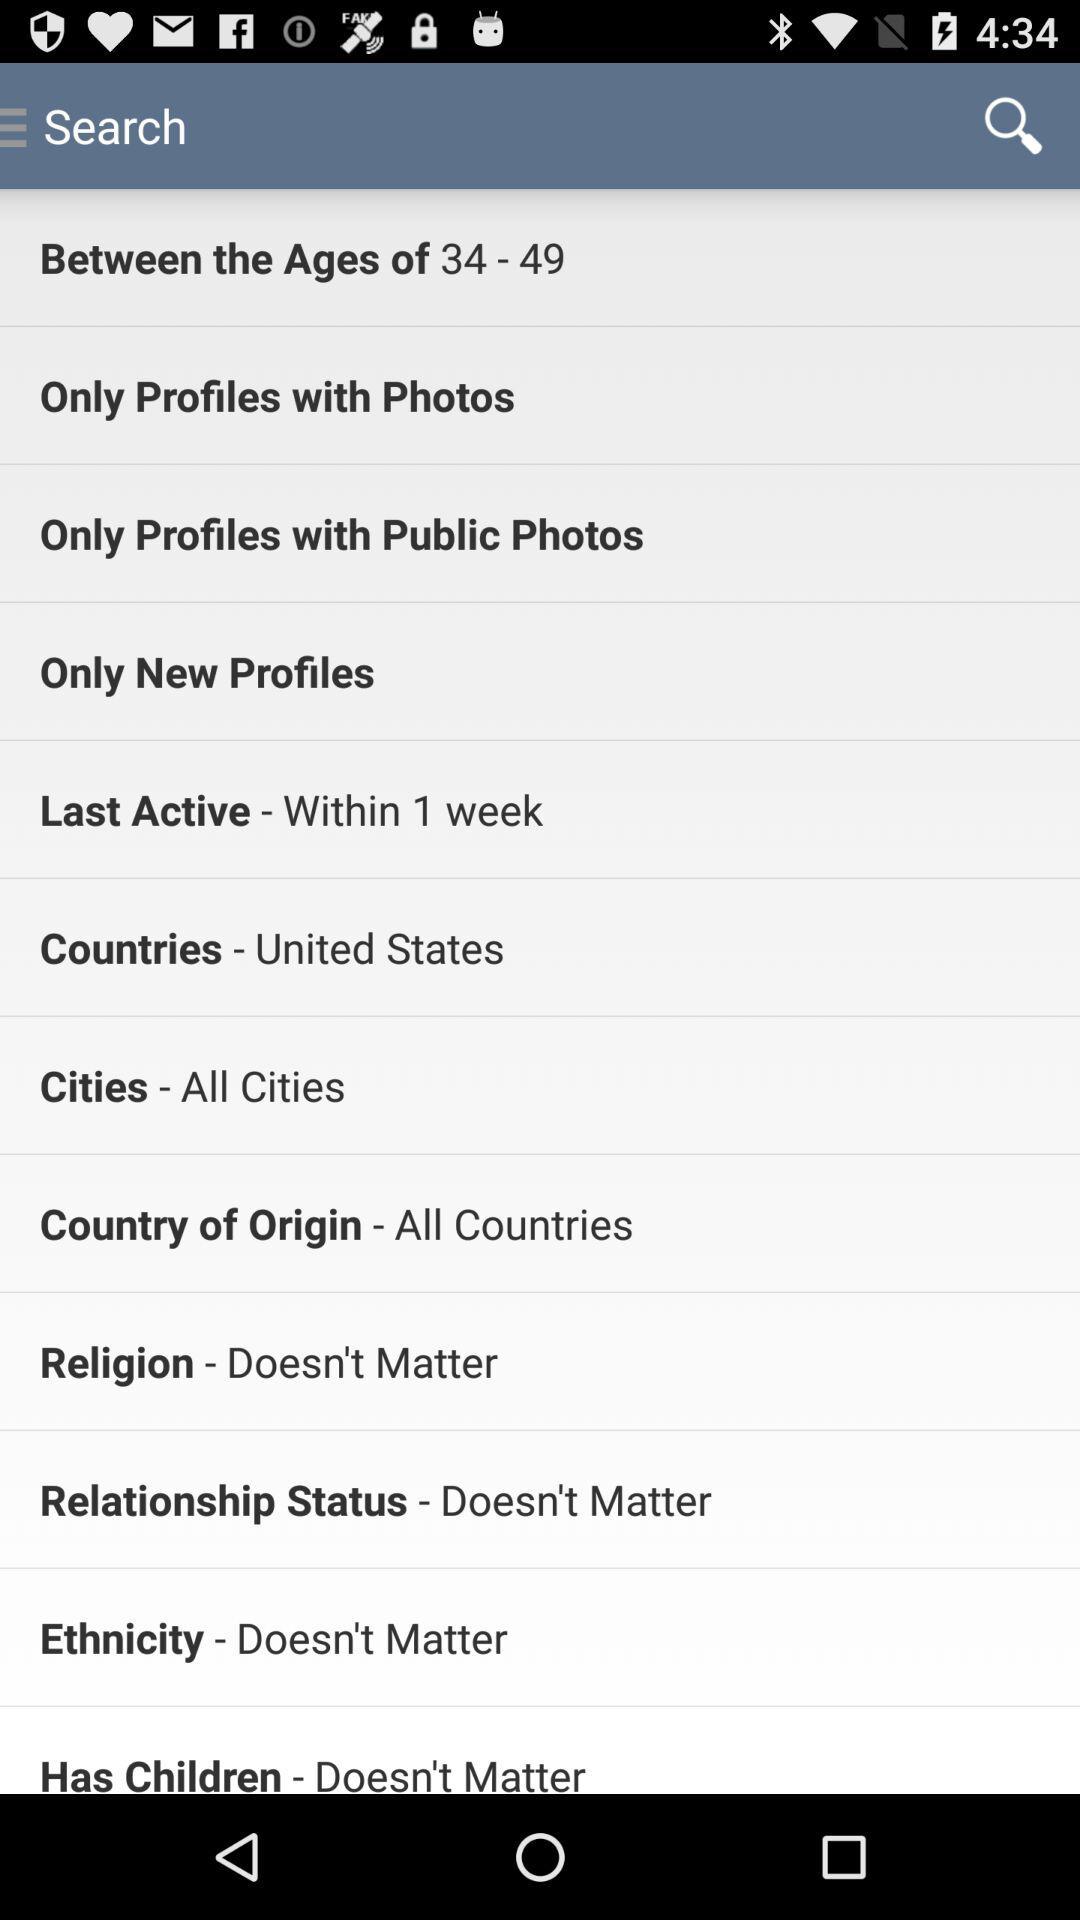  Describe the element at coordinates (496, 1222) in the screenshot. I see `the icon above  - doesn't matter item` at that location.